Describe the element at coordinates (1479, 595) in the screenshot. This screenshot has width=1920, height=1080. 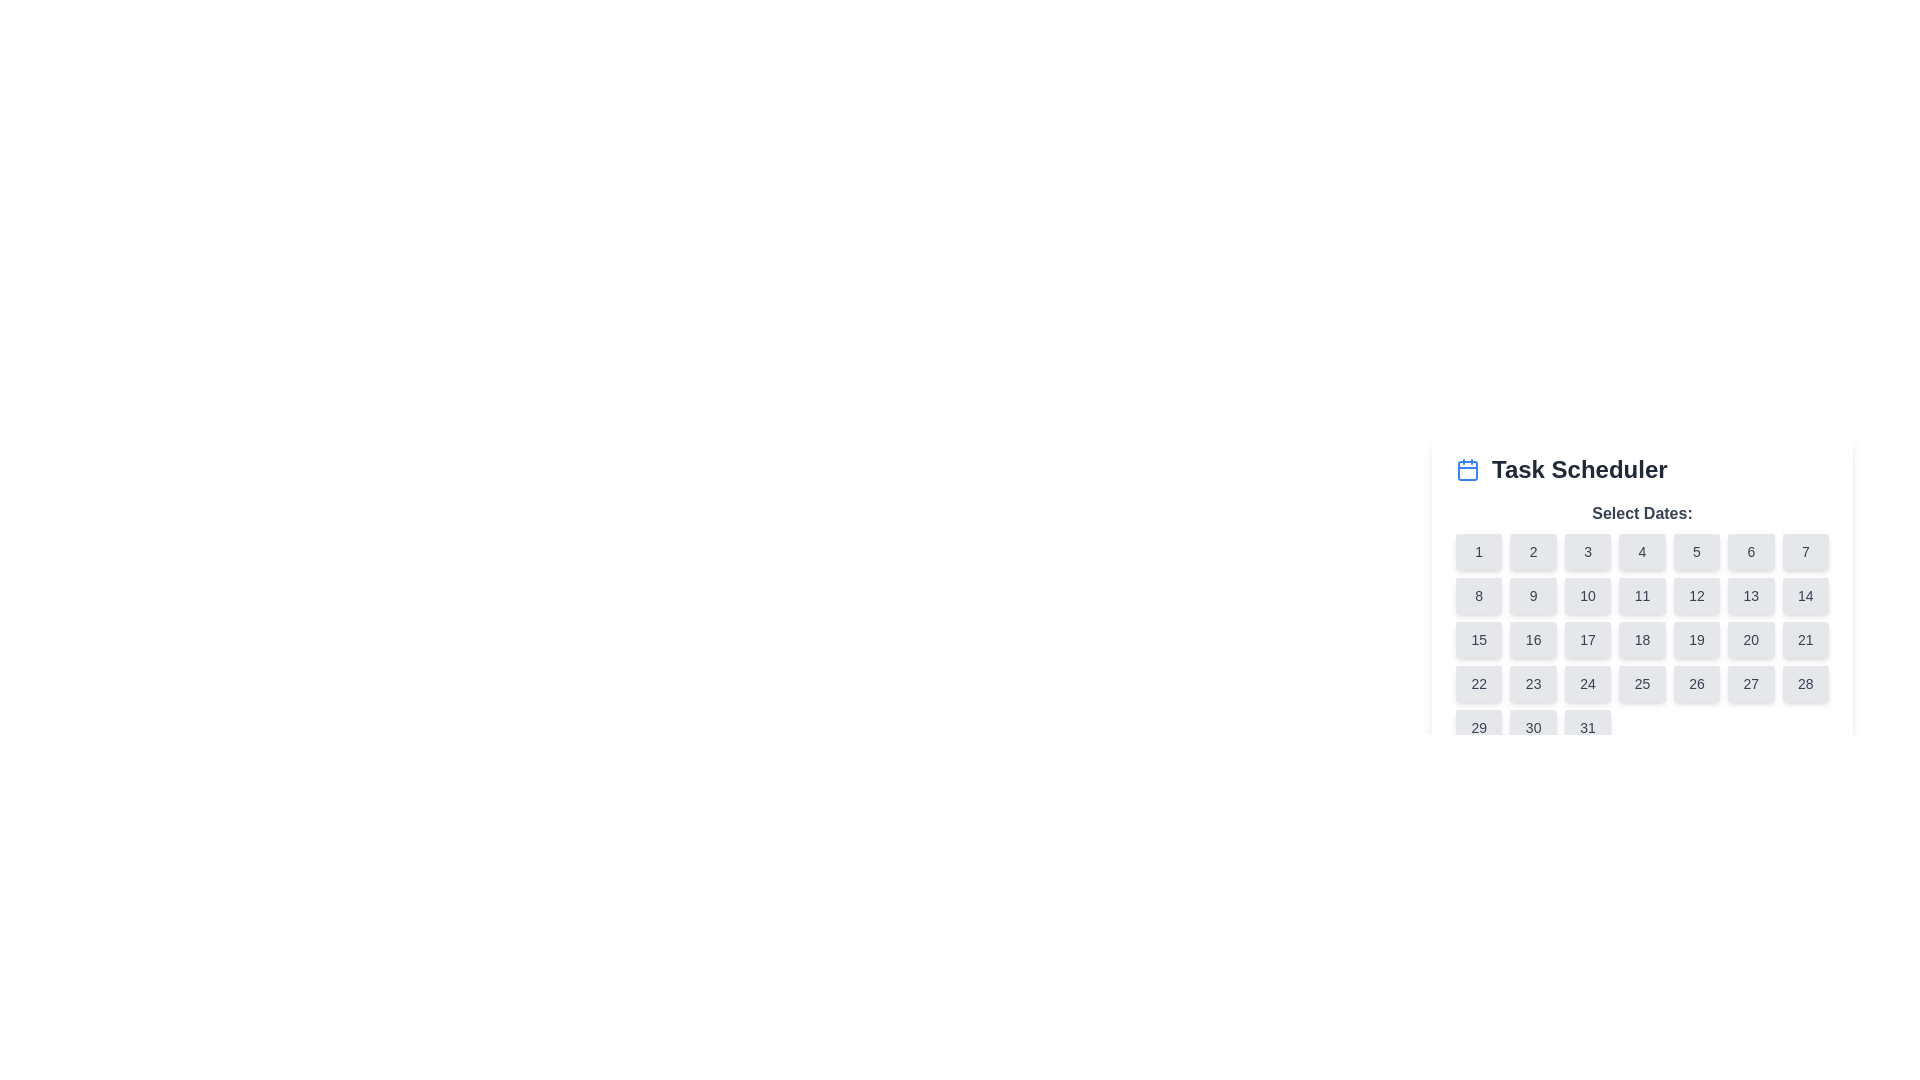
I see `the button representing the number '8' in the 'Task Scheduler' section` at that location.